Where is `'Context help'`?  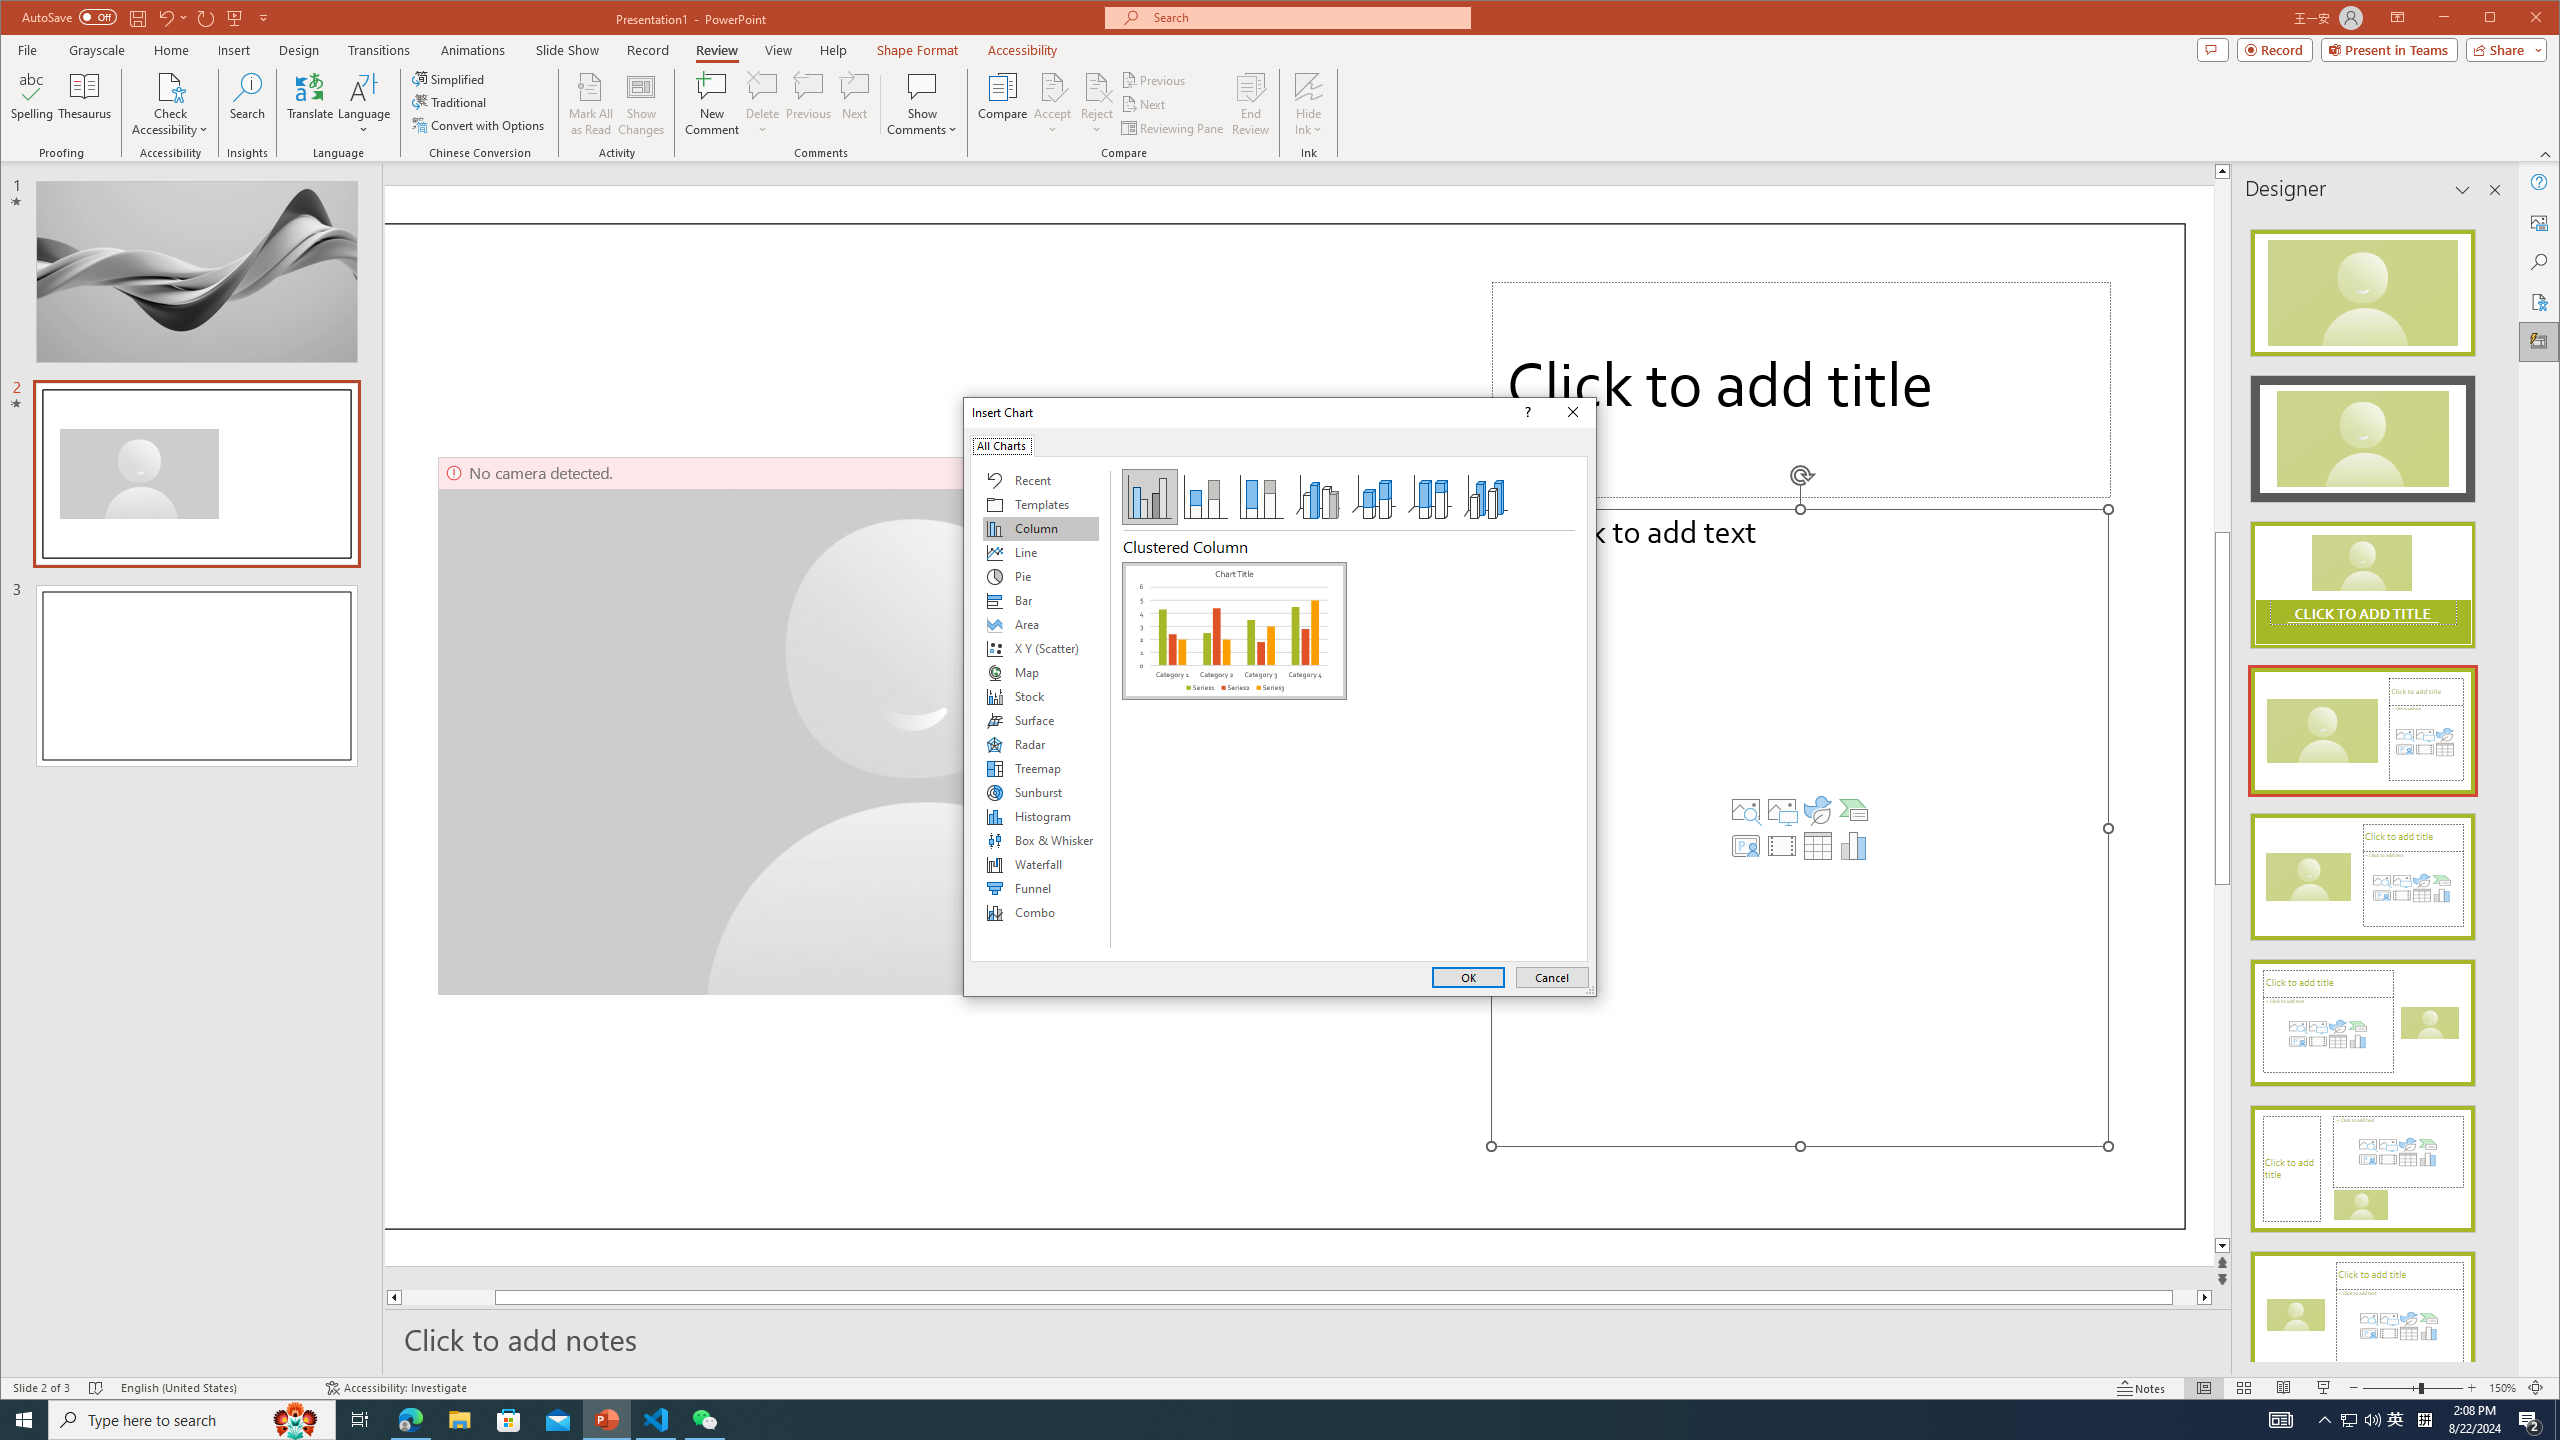
'Context help' is located at coordinates (1524, 411).